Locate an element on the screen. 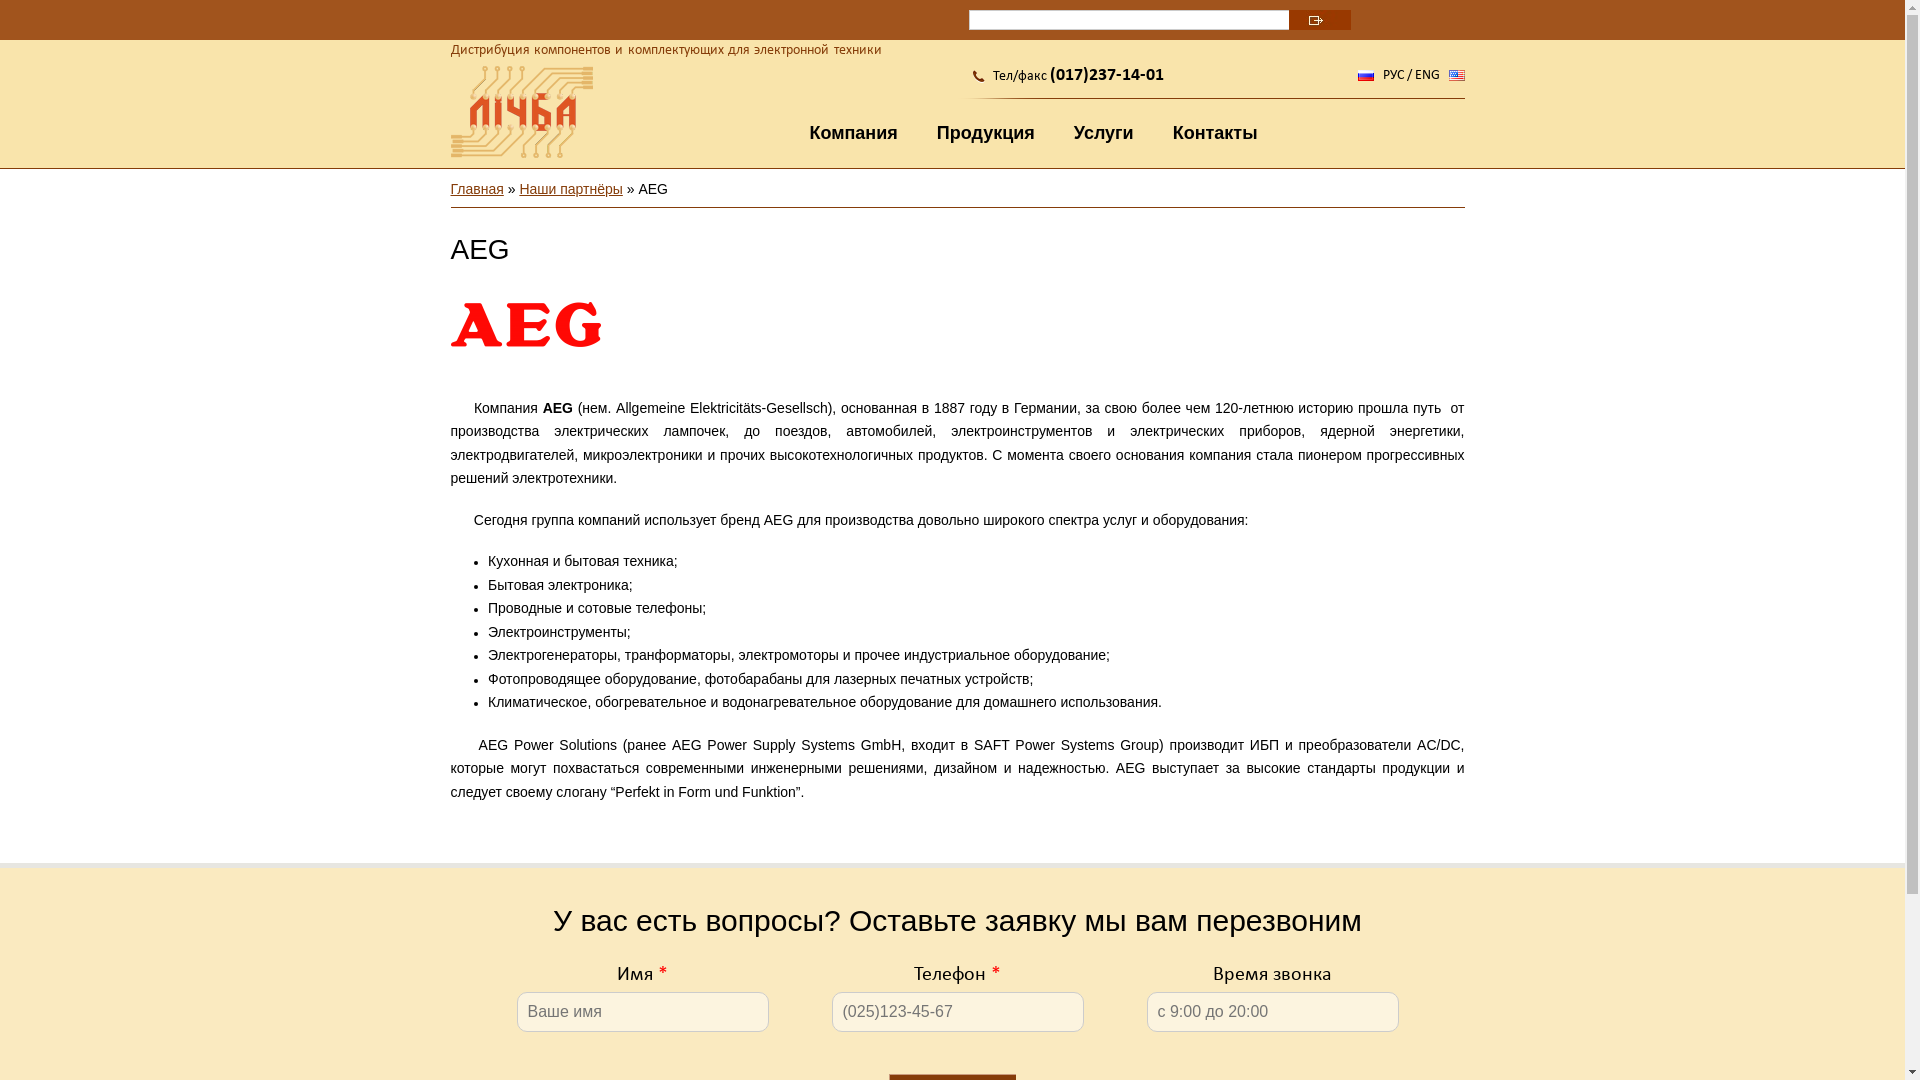 The height and width of the screenshot is (1080, 1920). 'ENG' is located at coordinates (1413, 74).